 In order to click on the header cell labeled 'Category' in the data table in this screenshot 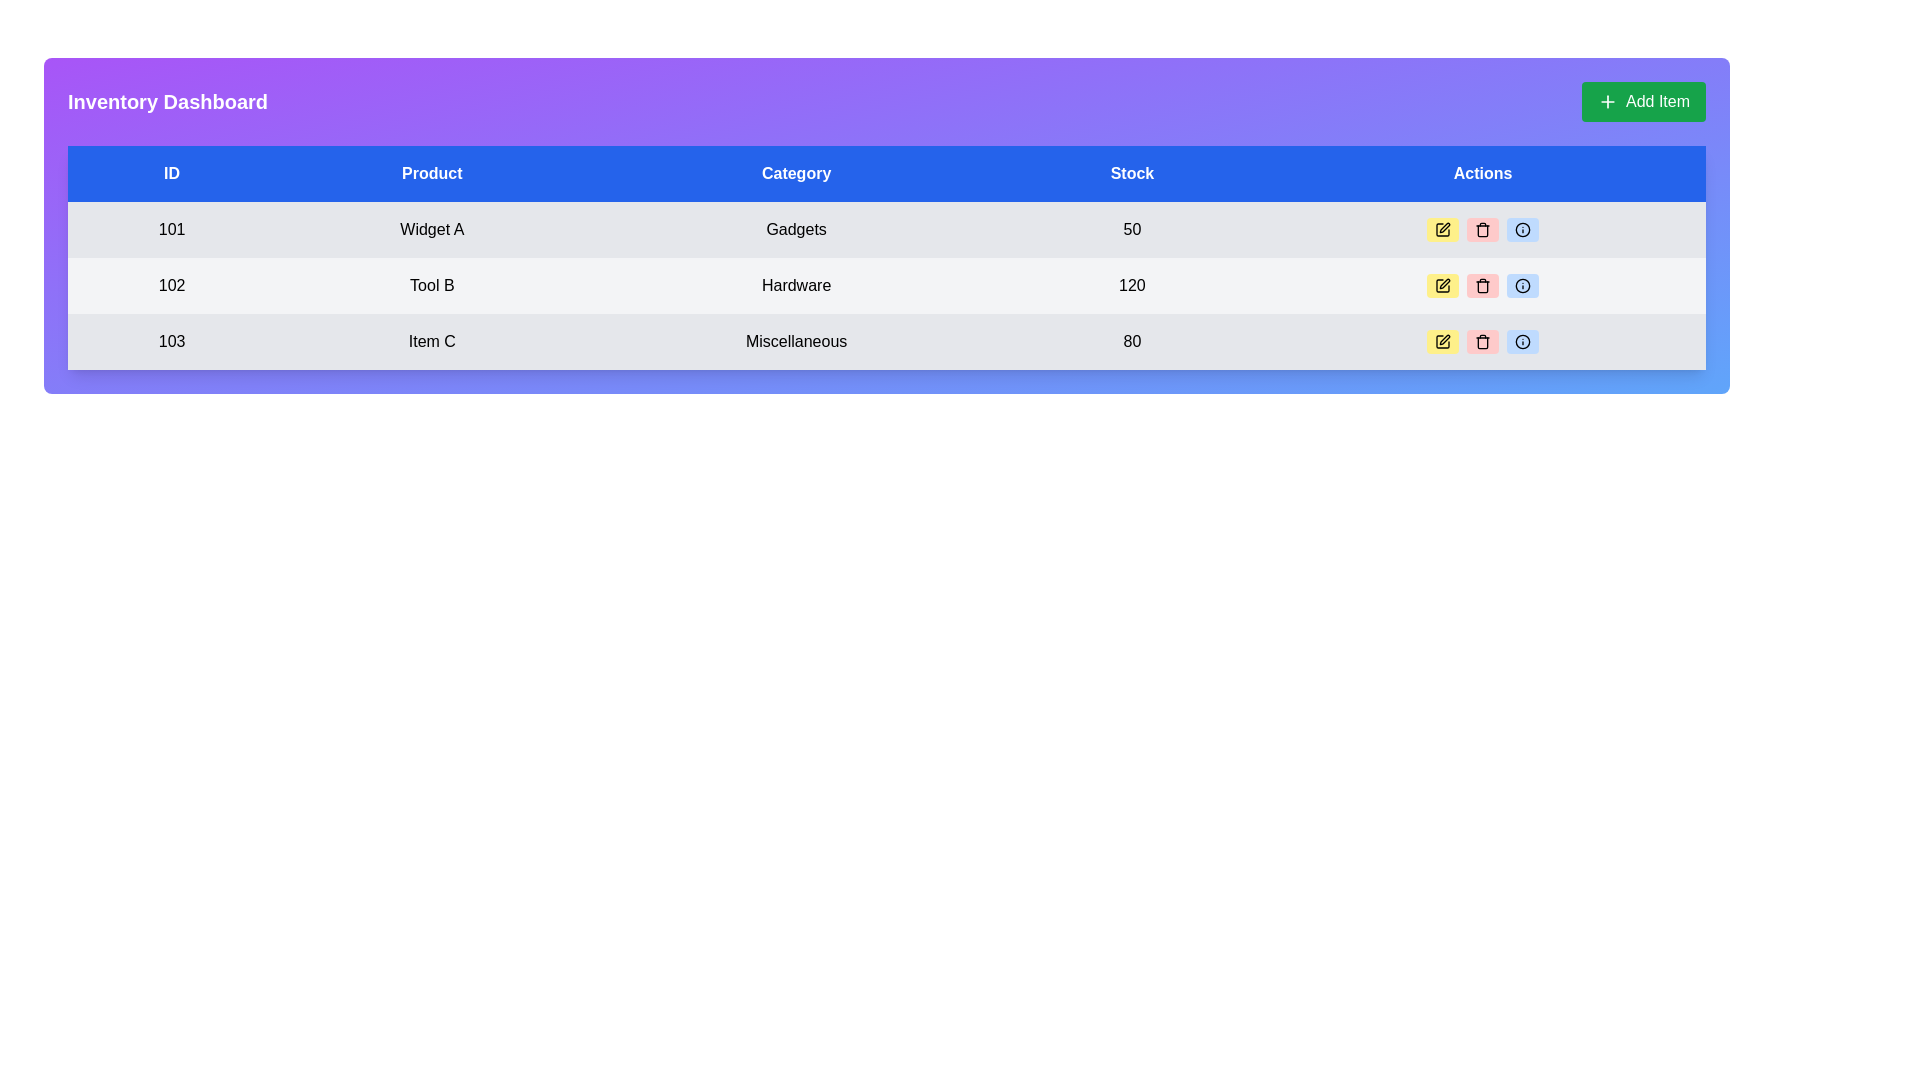, I will do `click(795, 172)`.